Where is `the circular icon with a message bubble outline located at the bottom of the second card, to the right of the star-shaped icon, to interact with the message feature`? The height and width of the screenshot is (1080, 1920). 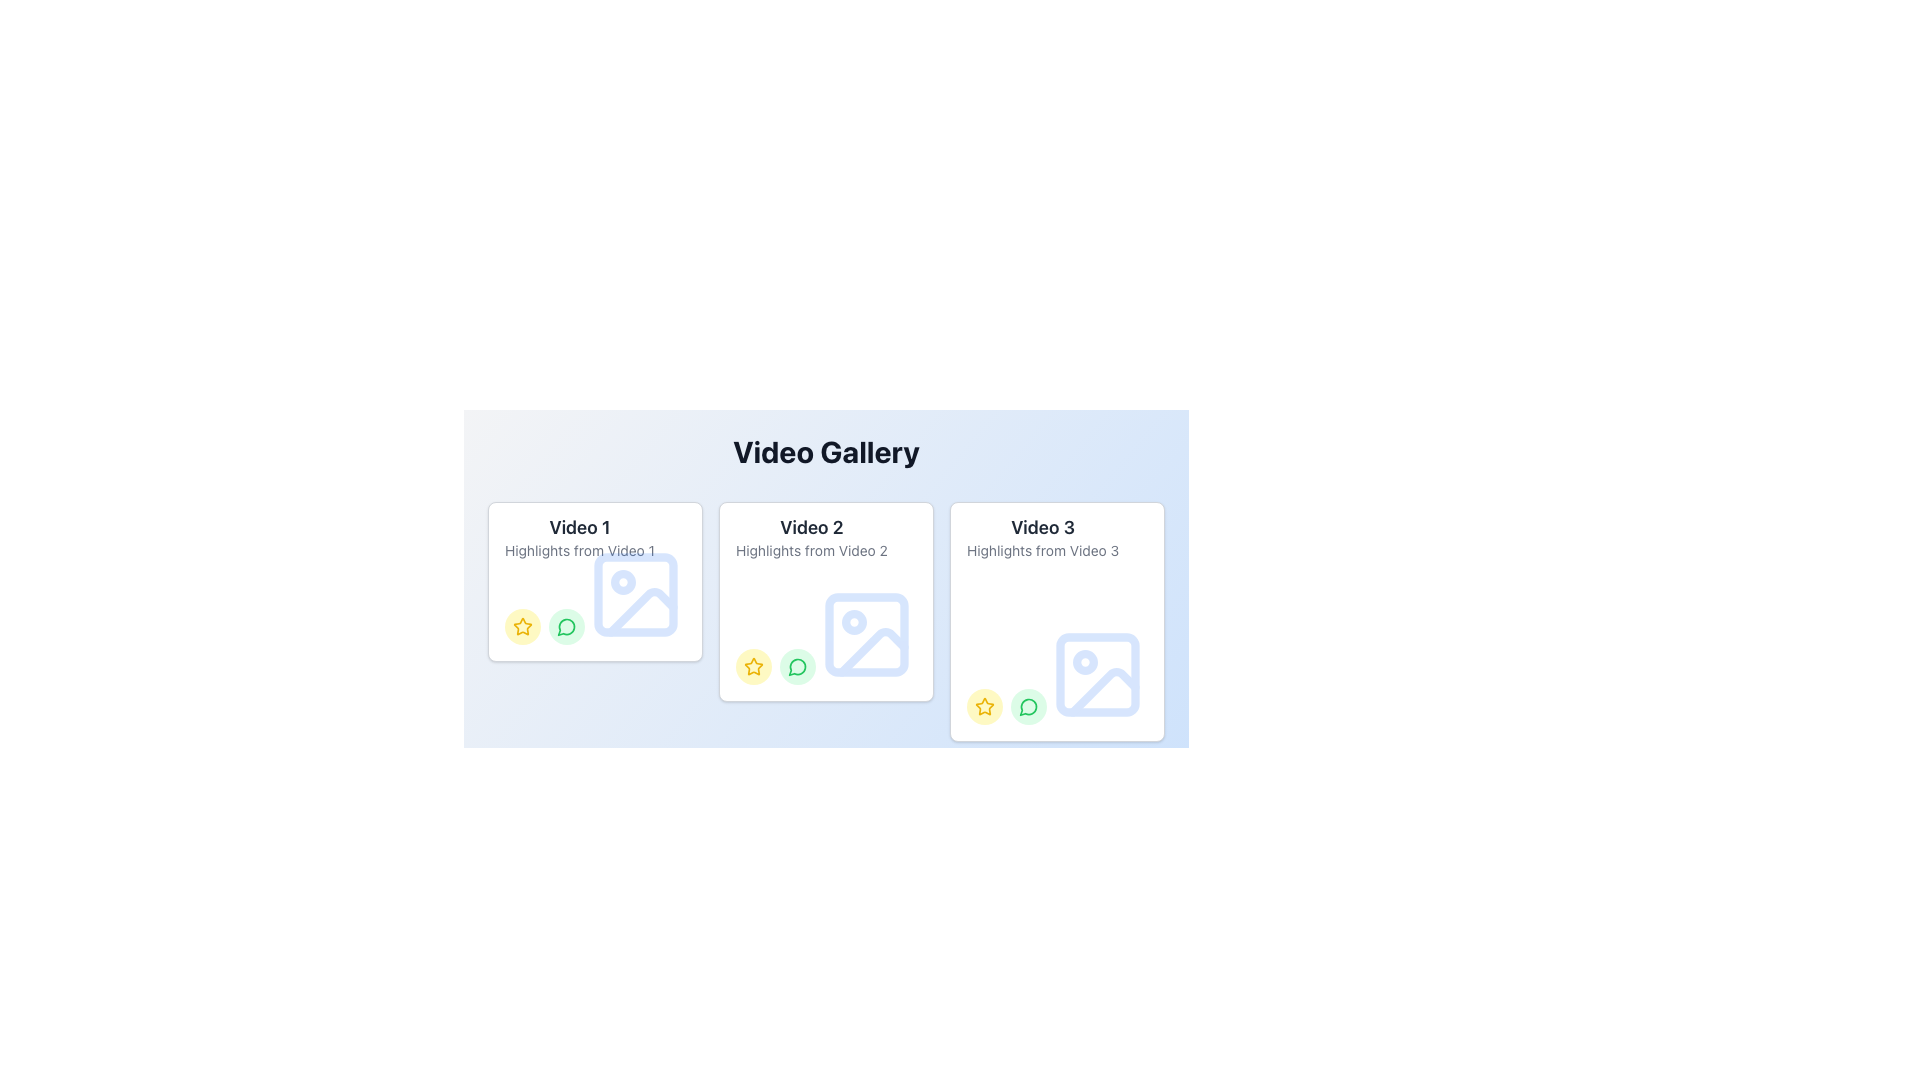 the circular icon with a message bubble outline located at the bottom of the second card, to the right of the star-shaped icon, to interact with the message feature is located at coordinates (796, 667).